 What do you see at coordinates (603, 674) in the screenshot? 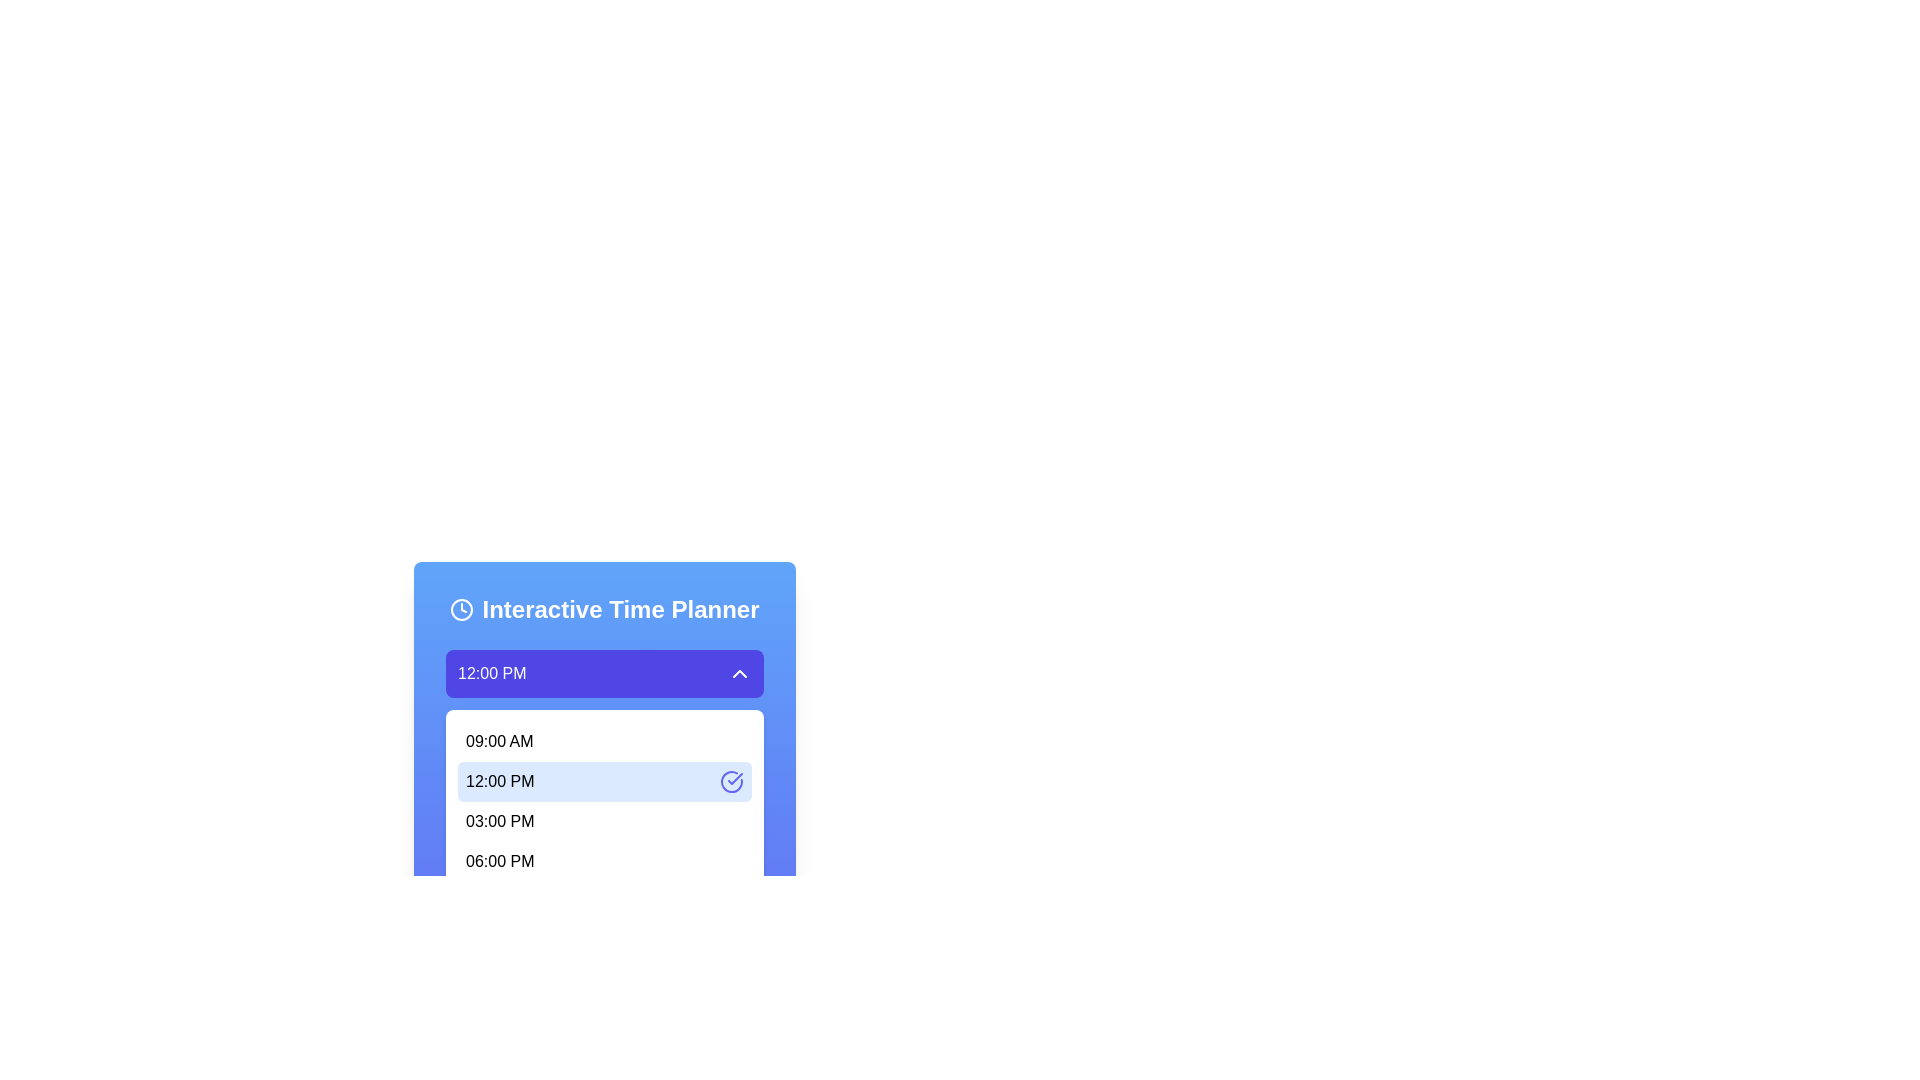
I see `the dropdown menu button displaying '12:00 PM'` at bounding box center [603, 674].